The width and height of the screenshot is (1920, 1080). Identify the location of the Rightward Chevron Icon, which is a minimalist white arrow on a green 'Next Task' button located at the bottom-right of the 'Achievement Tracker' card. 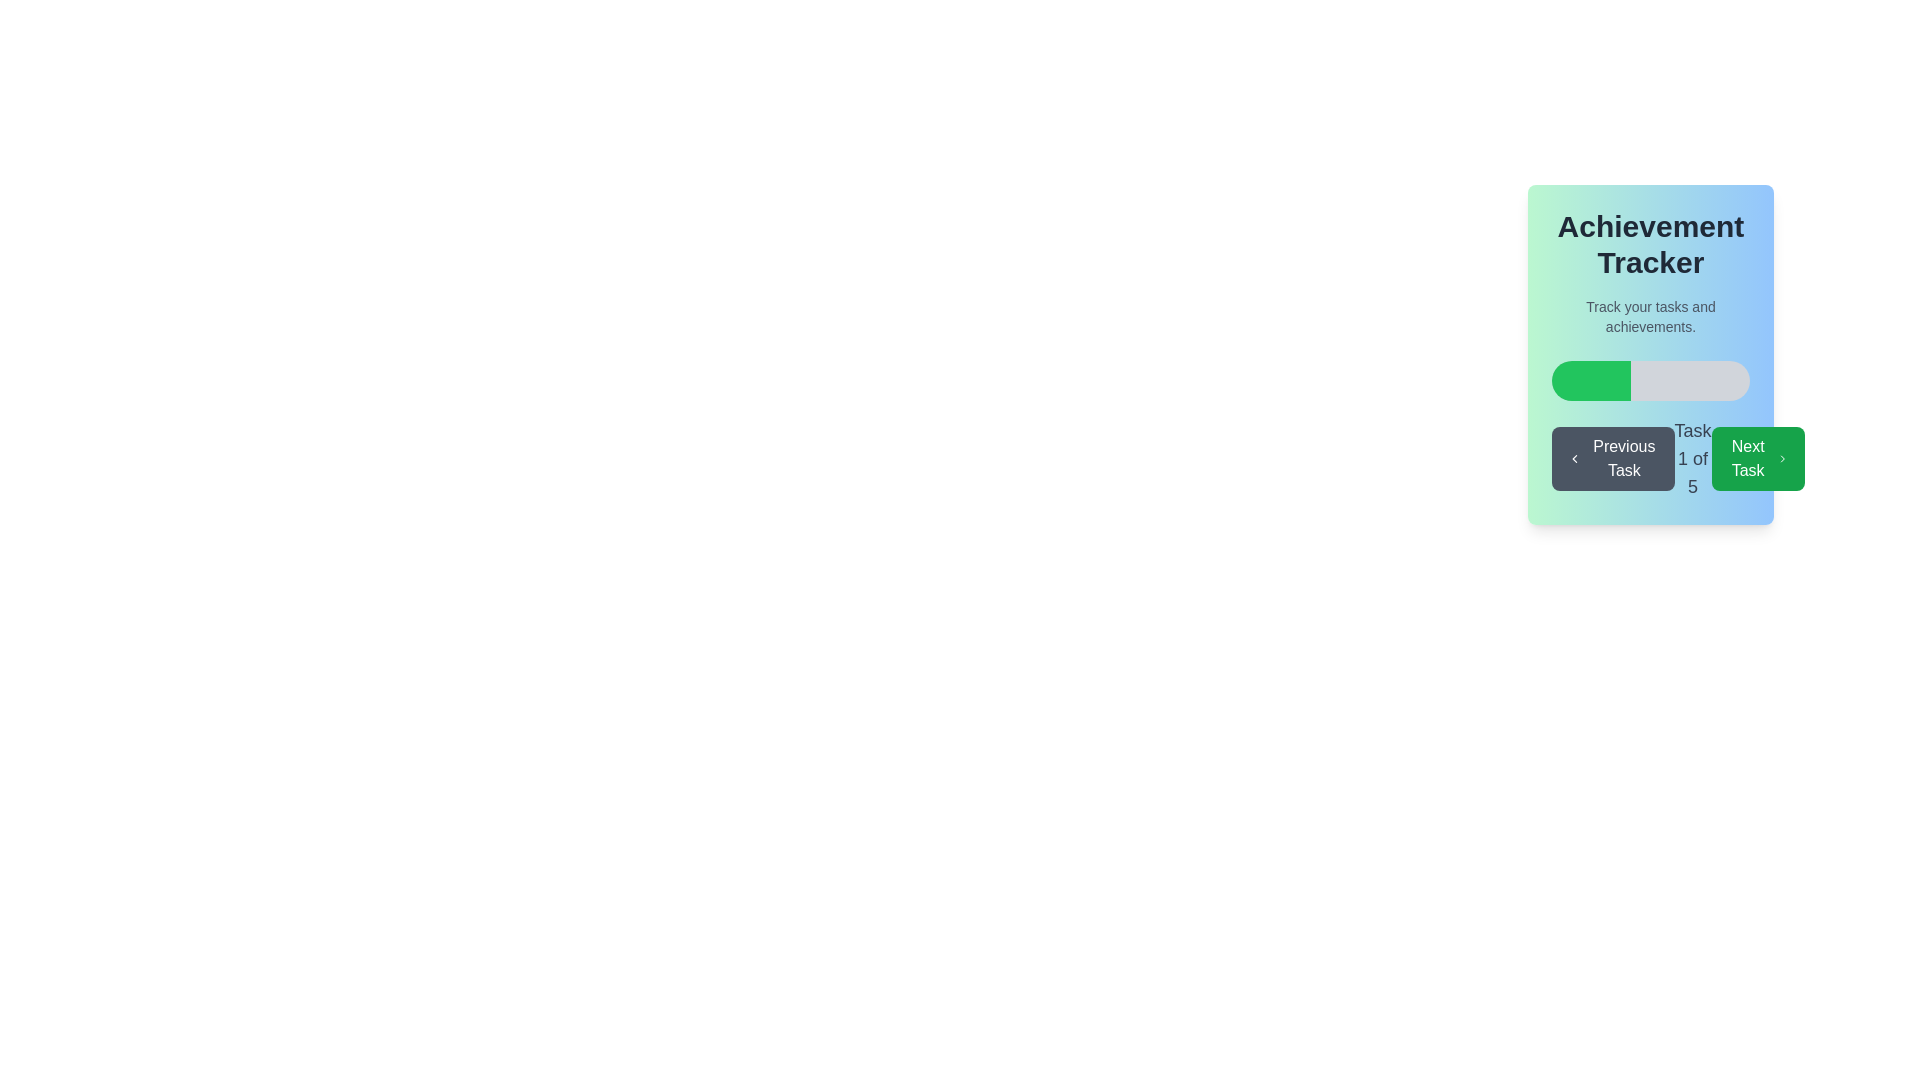
(1782, 459).